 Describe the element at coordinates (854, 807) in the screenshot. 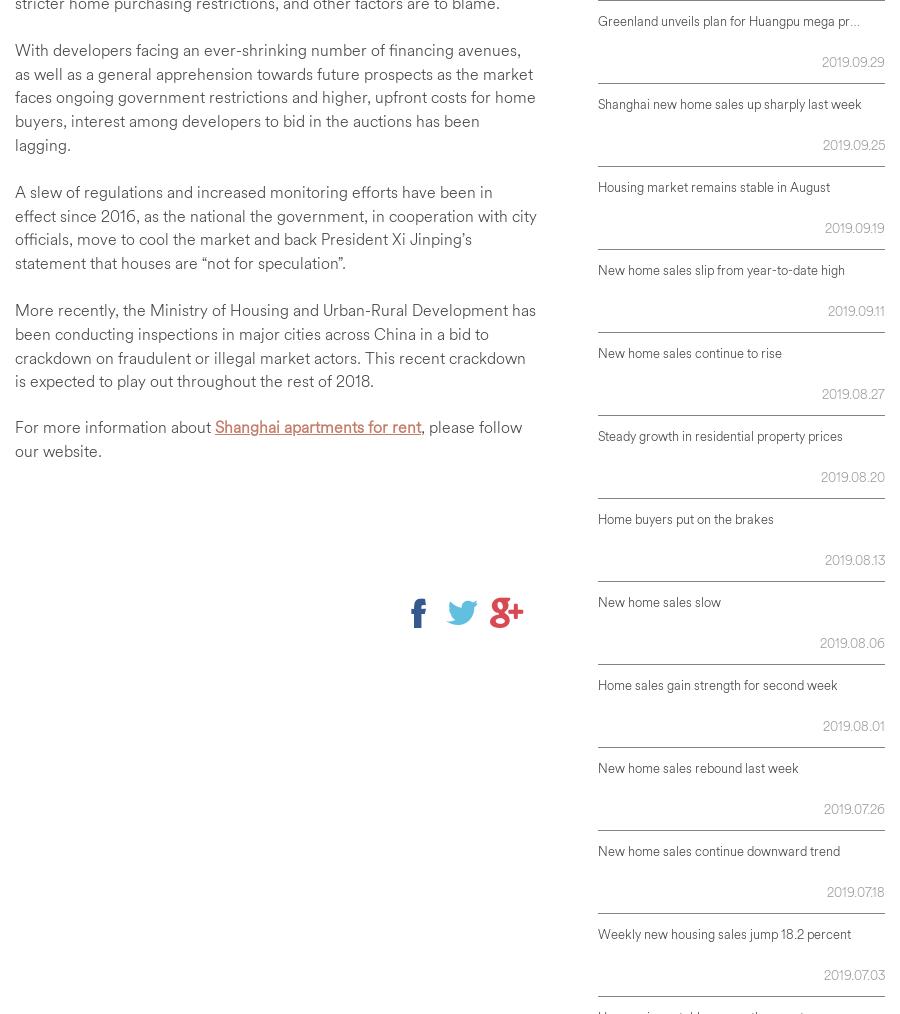

I see `'2019.07.26'` at that location.